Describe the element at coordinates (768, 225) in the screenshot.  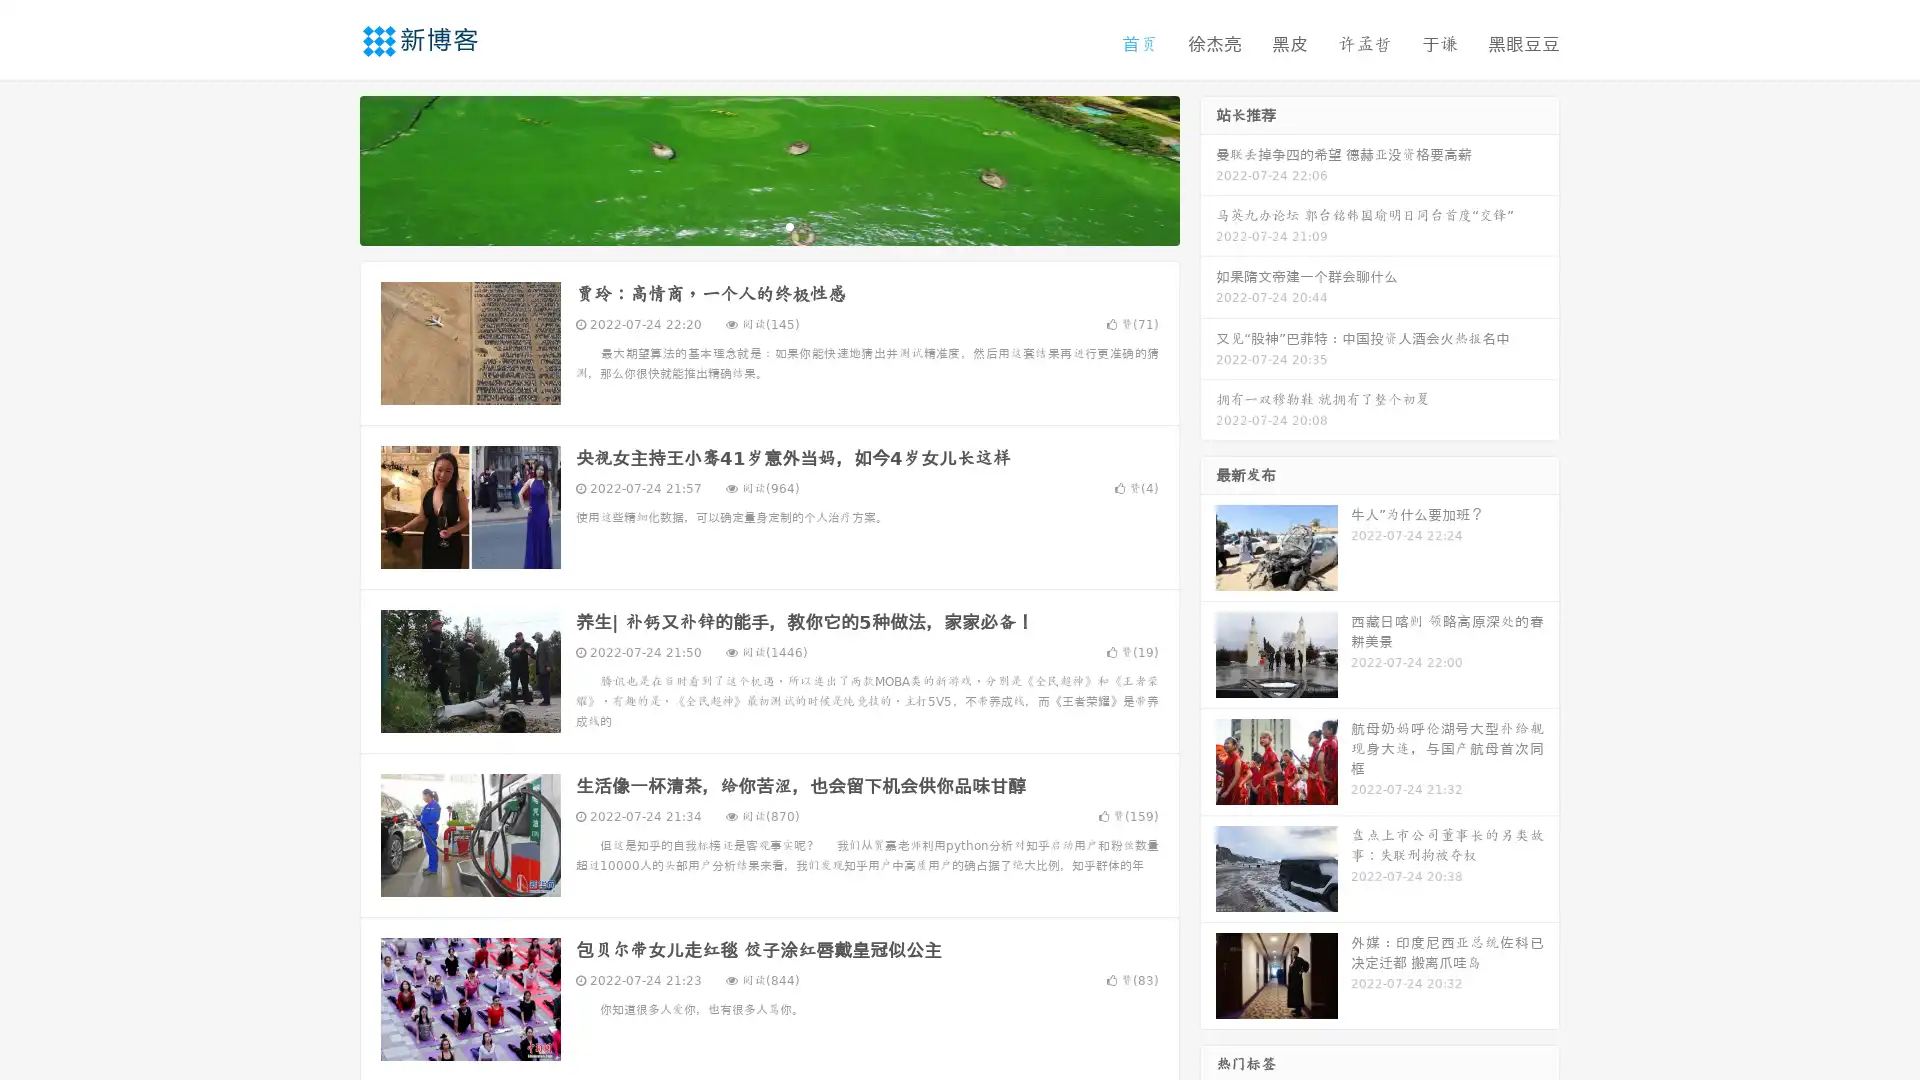
I see `Go to slide 2` at that location.